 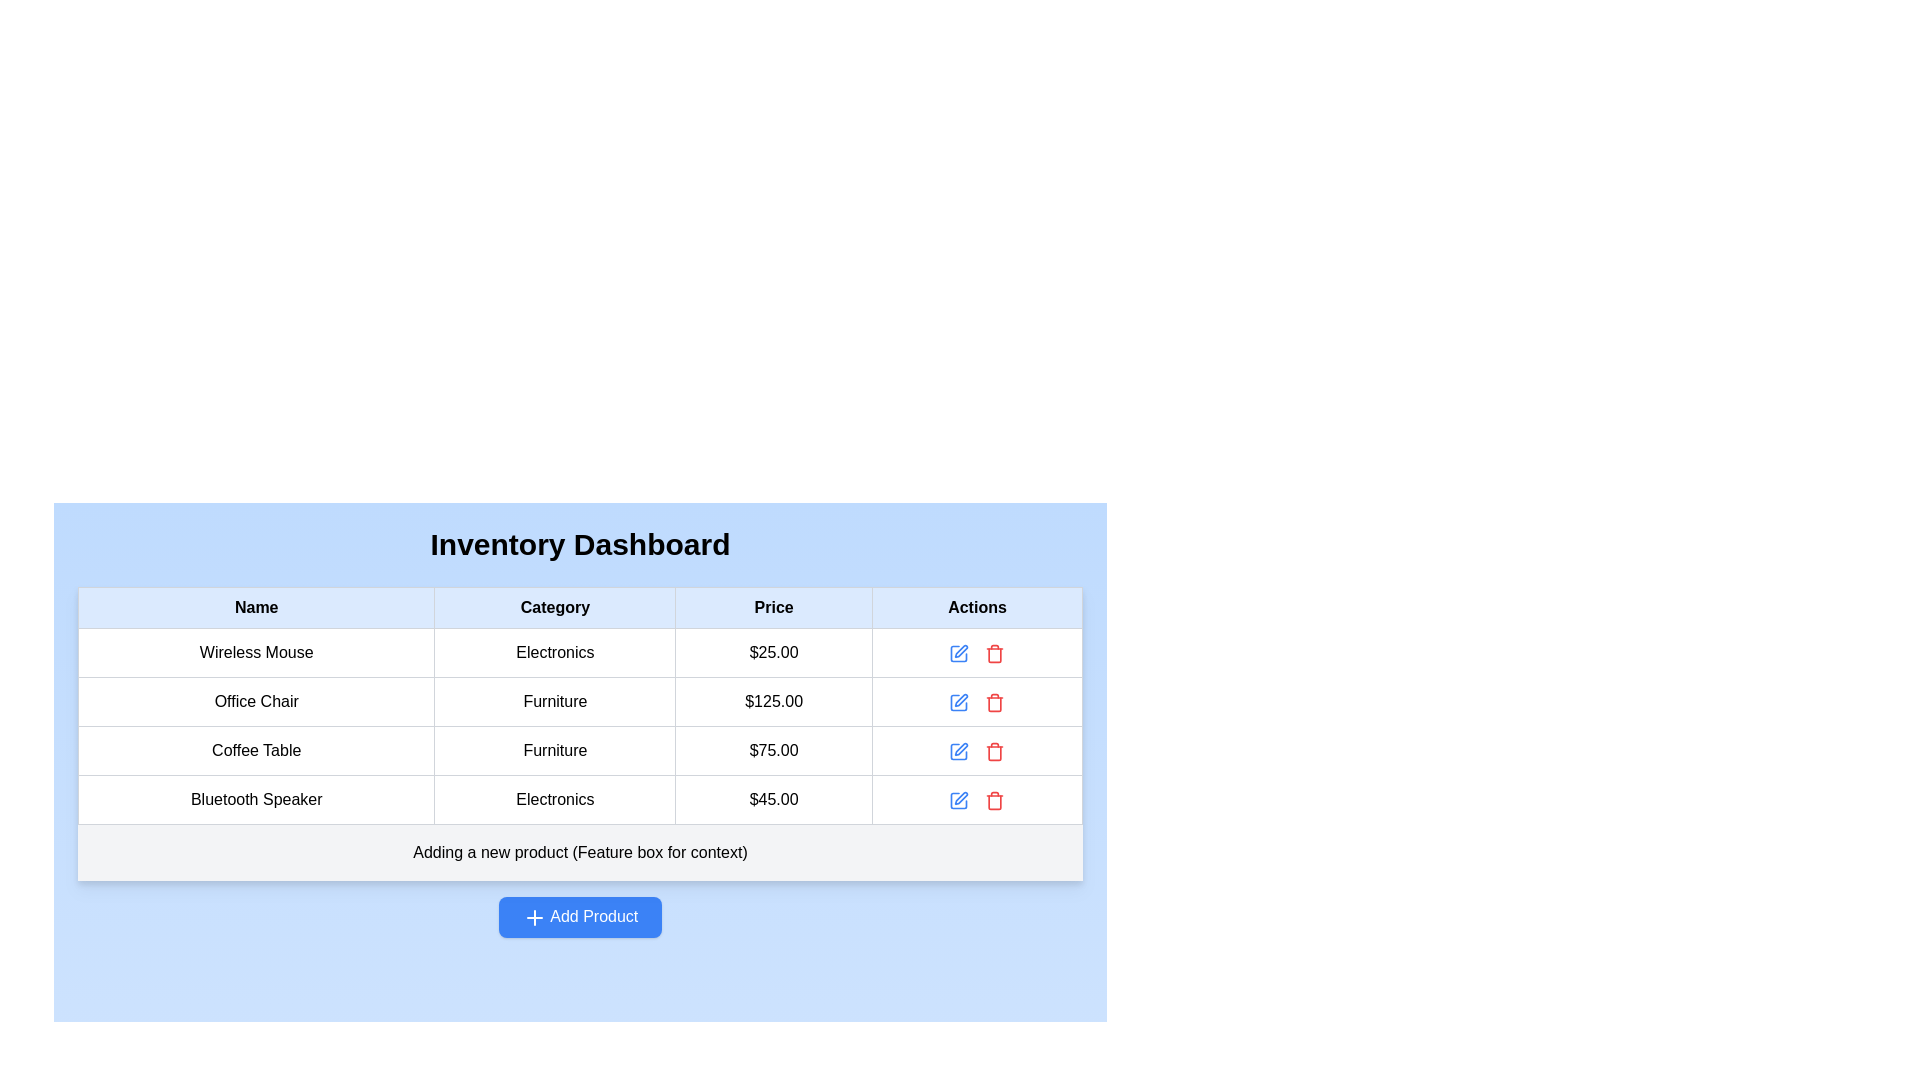 I want to click on the graphical trash icon component located in the 'Actions' column of the fourth row of the table, so click(x=995, y=655).